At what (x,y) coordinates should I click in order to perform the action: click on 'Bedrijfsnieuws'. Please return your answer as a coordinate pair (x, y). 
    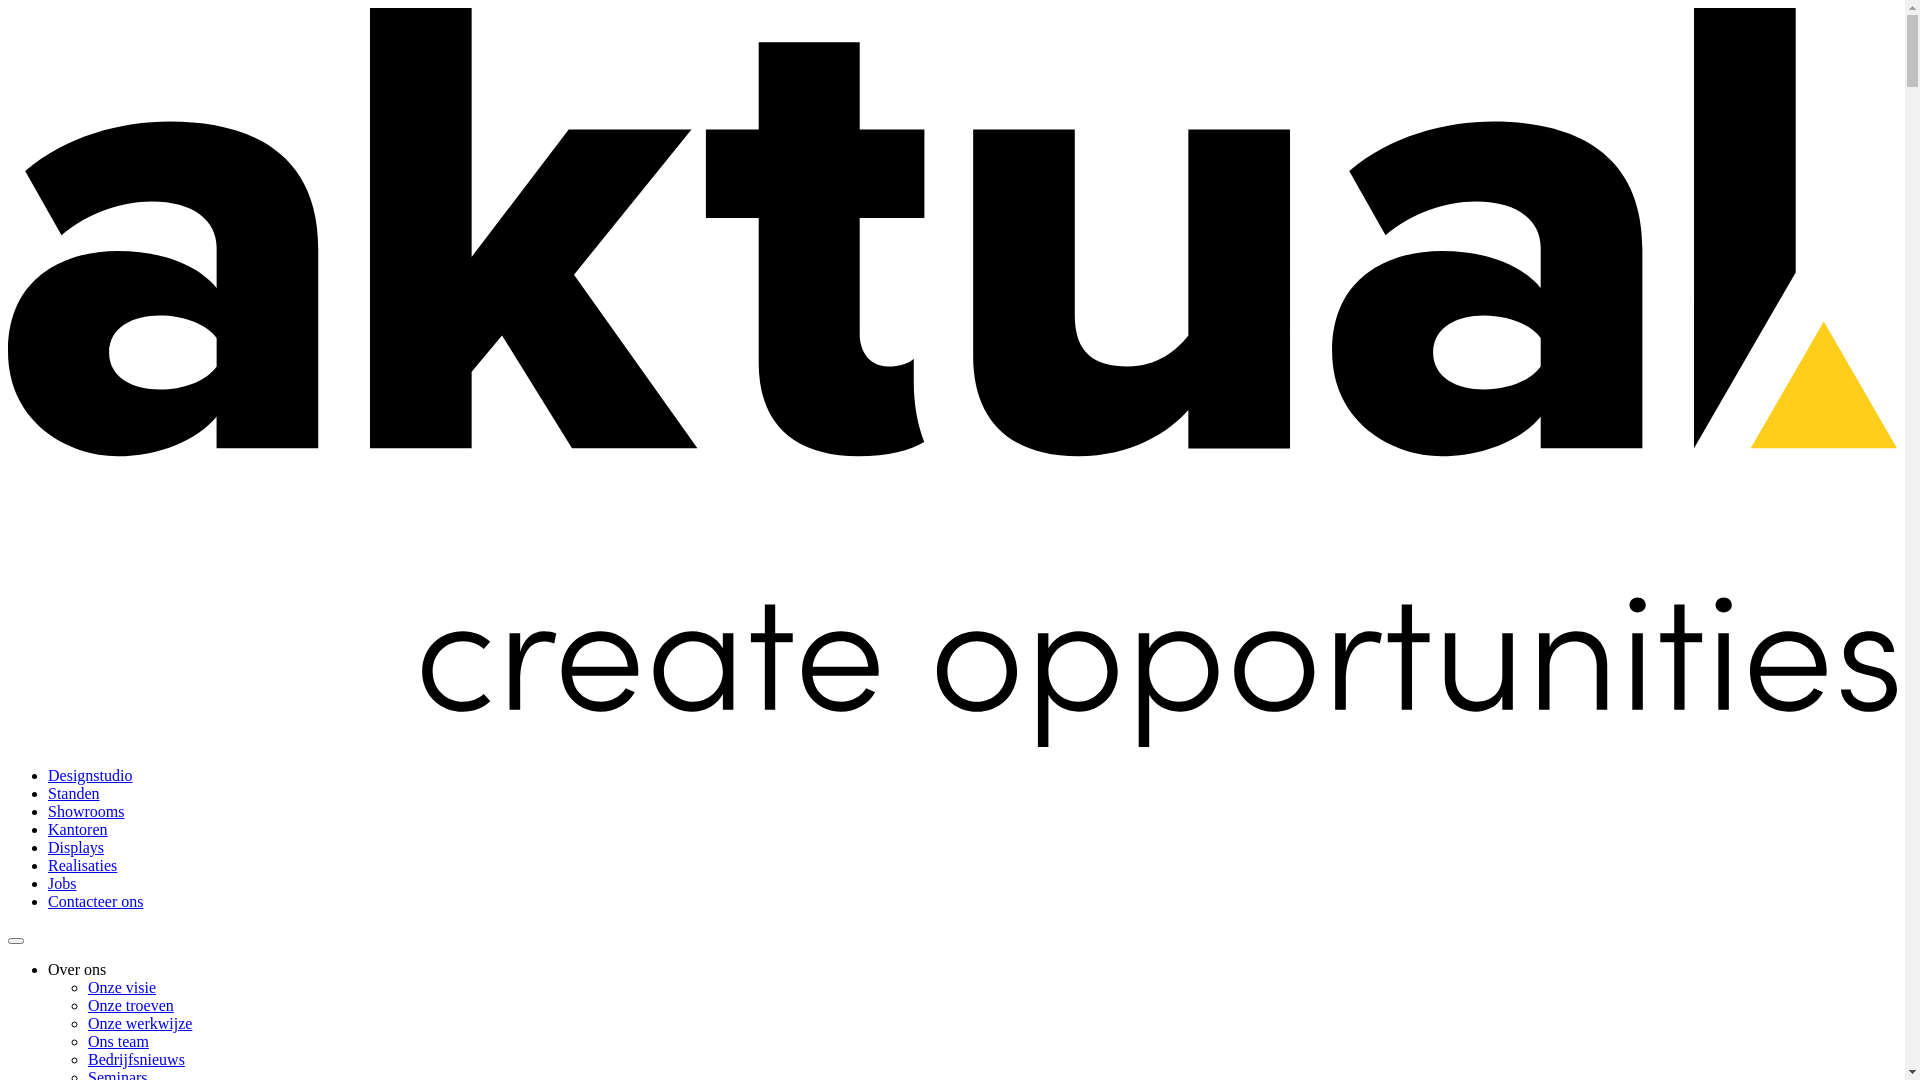
    Looking at the image, I should click on (135, 1058).